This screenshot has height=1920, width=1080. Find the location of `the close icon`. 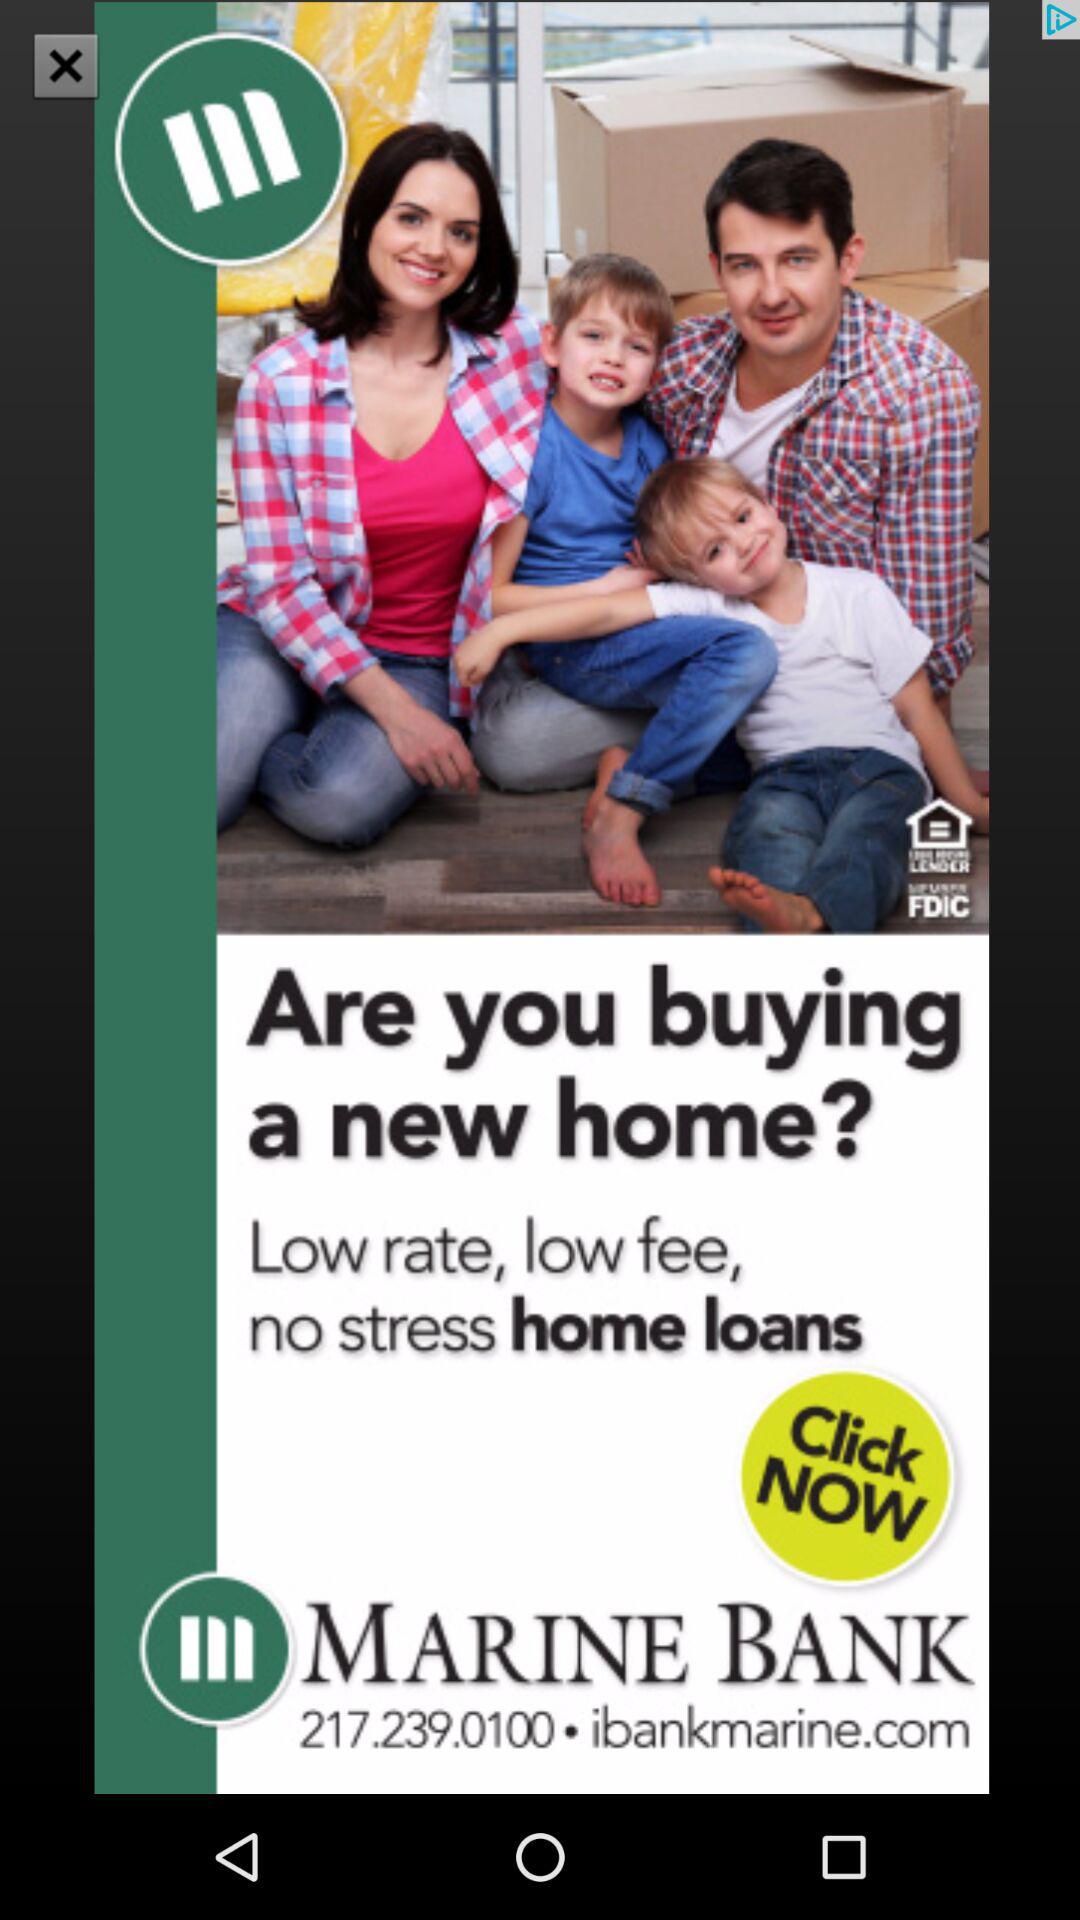

the close icon is located at coordinates (64, 70).